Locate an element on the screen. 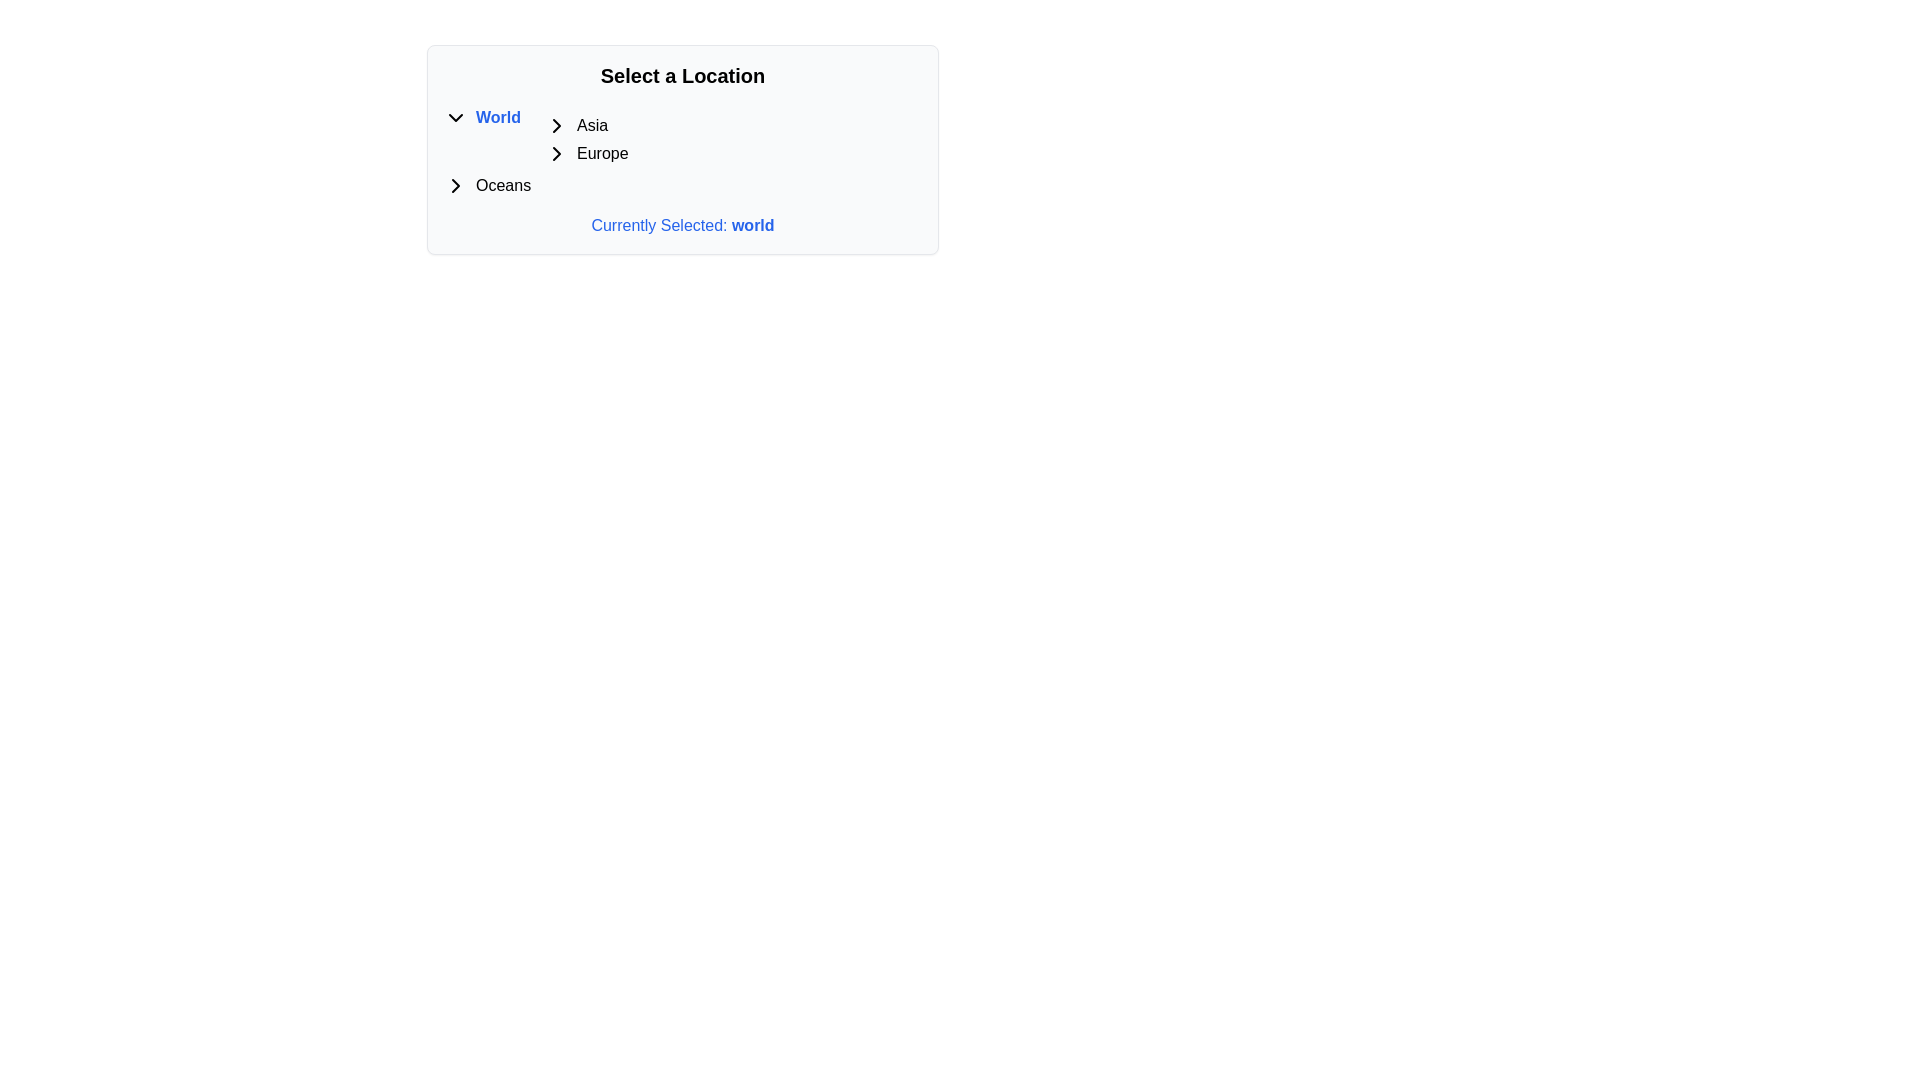  the navigation label for the 'Europe' category located in the hierarchical list under 'Select a Location' is located at coordinates (585, 153).